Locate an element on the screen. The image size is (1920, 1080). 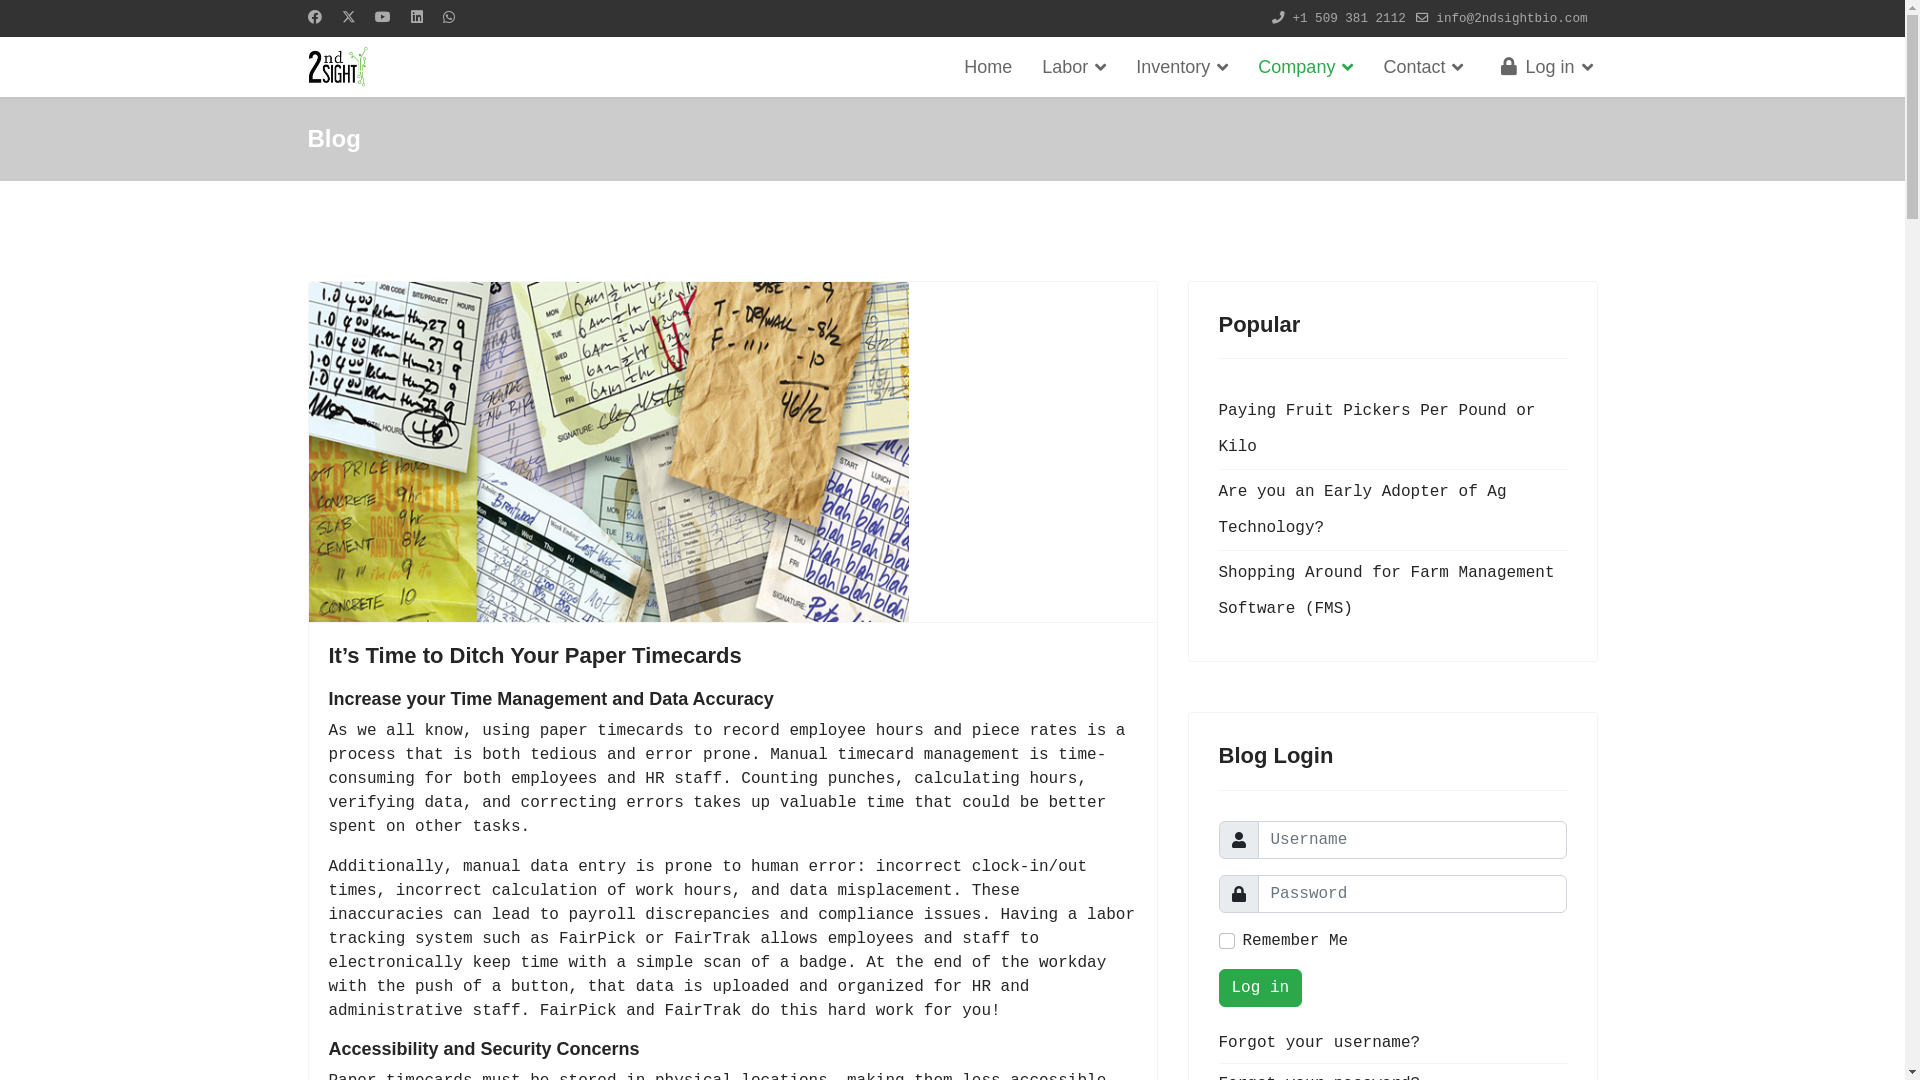
'Labor' is located at coordinates (1027, 65).